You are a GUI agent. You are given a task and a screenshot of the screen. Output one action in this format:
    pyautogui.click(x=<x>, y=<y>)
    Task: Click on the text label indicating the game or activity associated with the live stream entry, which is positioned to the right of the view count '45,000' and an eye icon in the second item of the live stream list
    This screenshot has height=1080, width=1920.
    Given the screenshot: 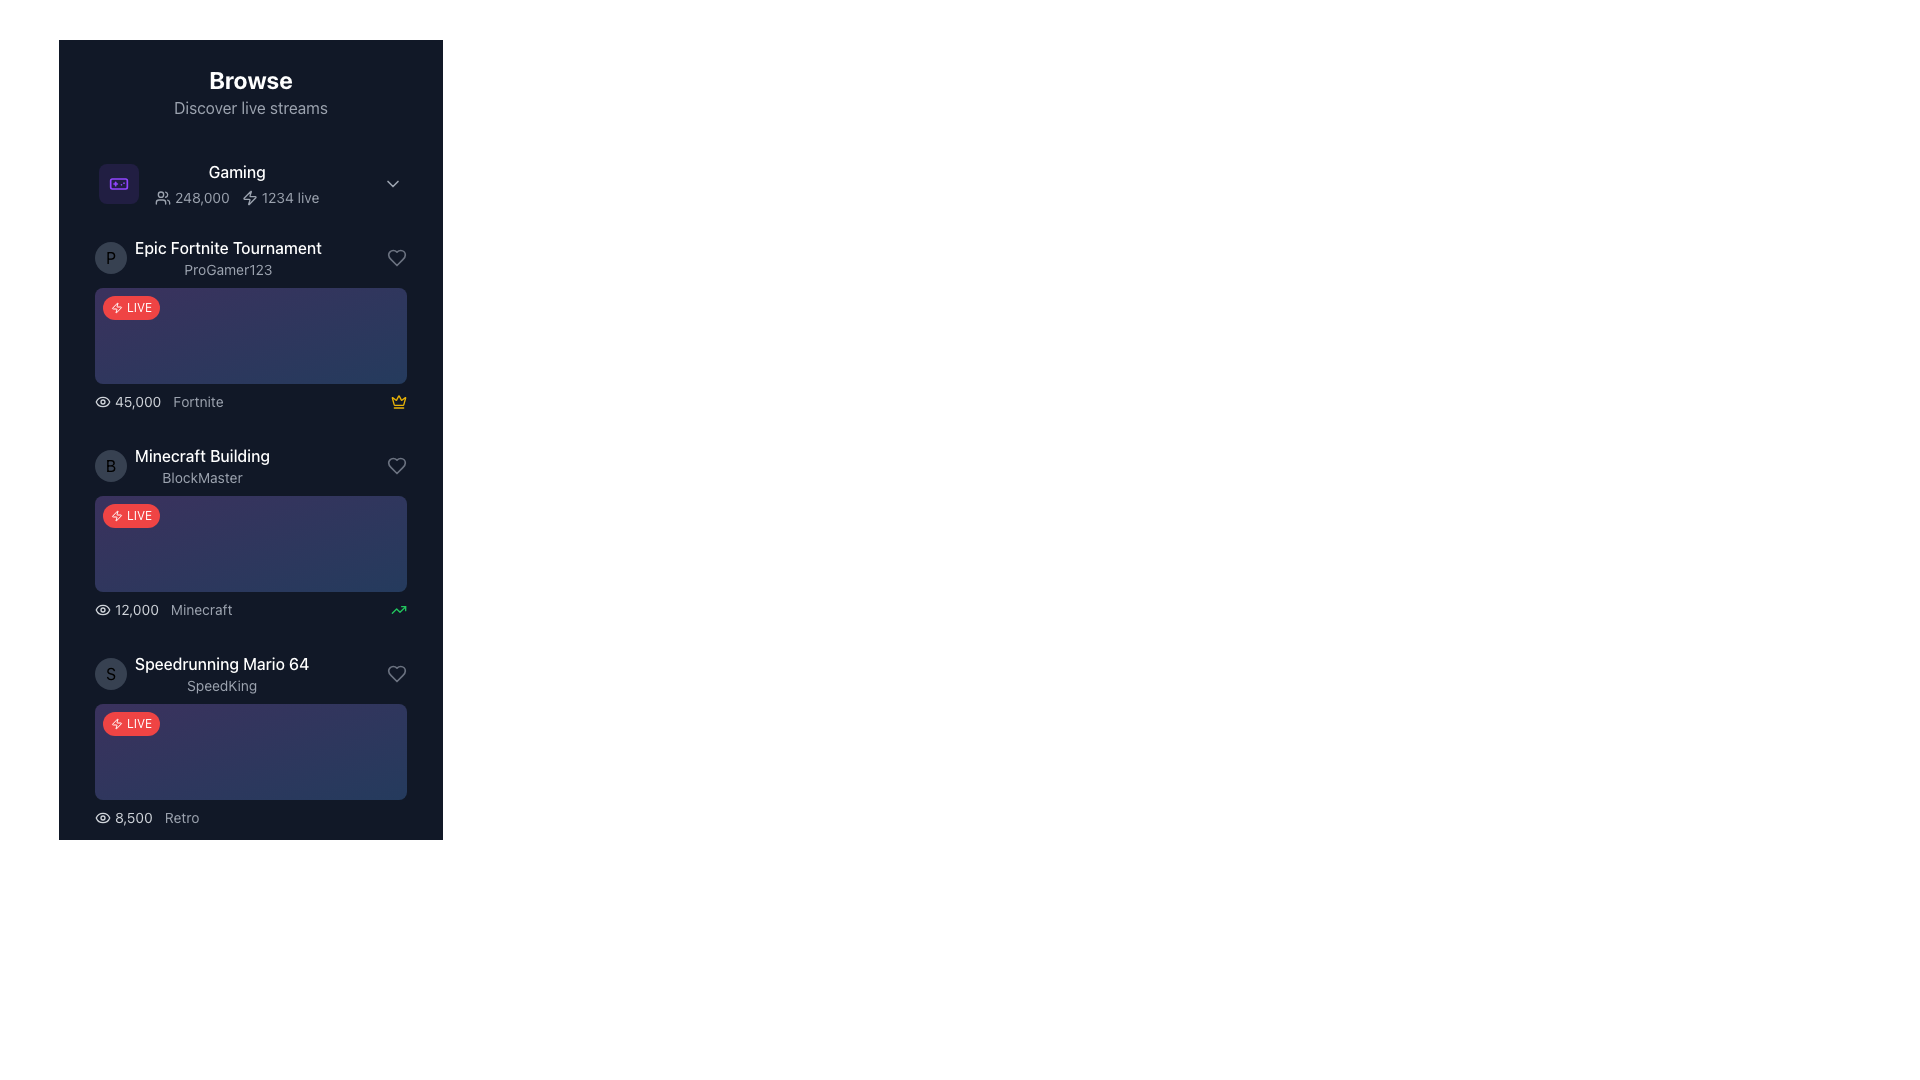 What is the action you would take?
    pyautogui.click(x=198, y=401)
    